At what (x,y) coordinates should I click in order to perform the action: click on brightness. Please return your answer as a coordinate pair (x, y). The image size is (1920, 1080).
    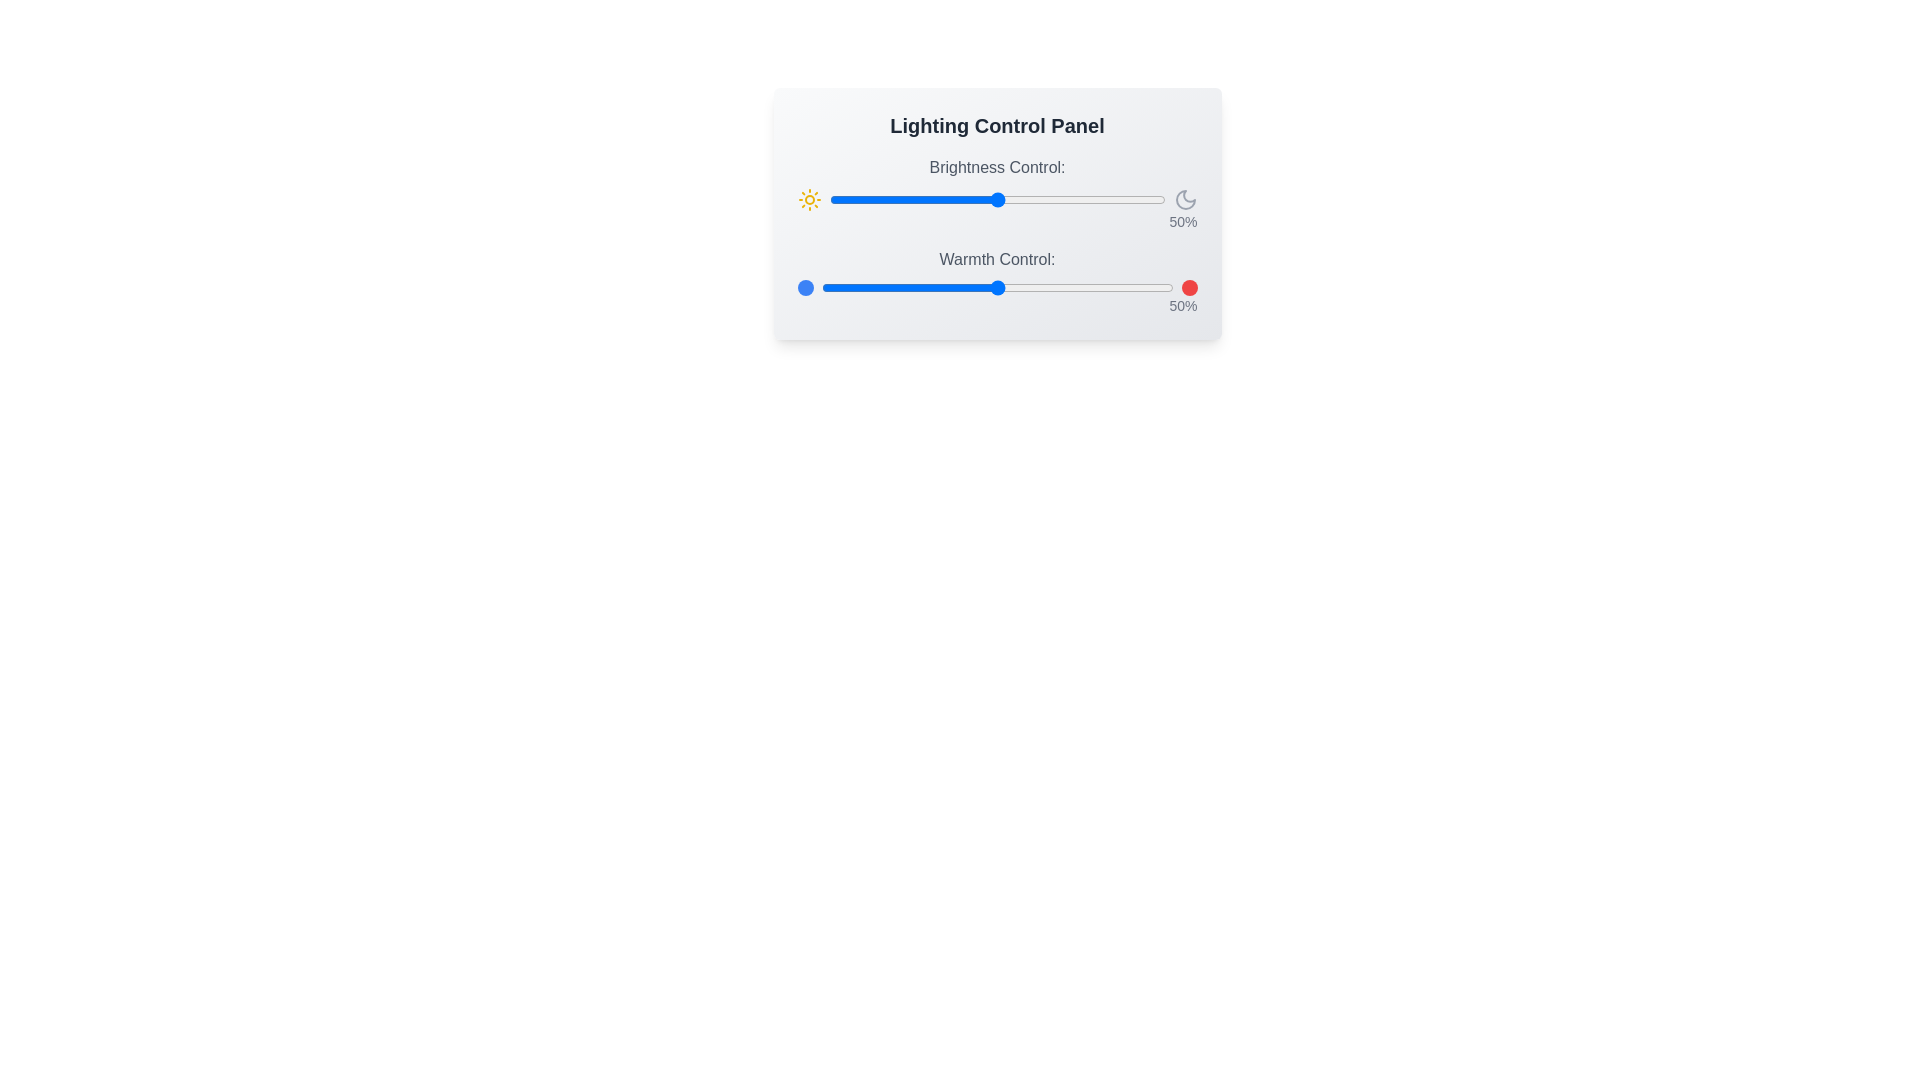
    Looking at the image, I should click on (1128, 200).